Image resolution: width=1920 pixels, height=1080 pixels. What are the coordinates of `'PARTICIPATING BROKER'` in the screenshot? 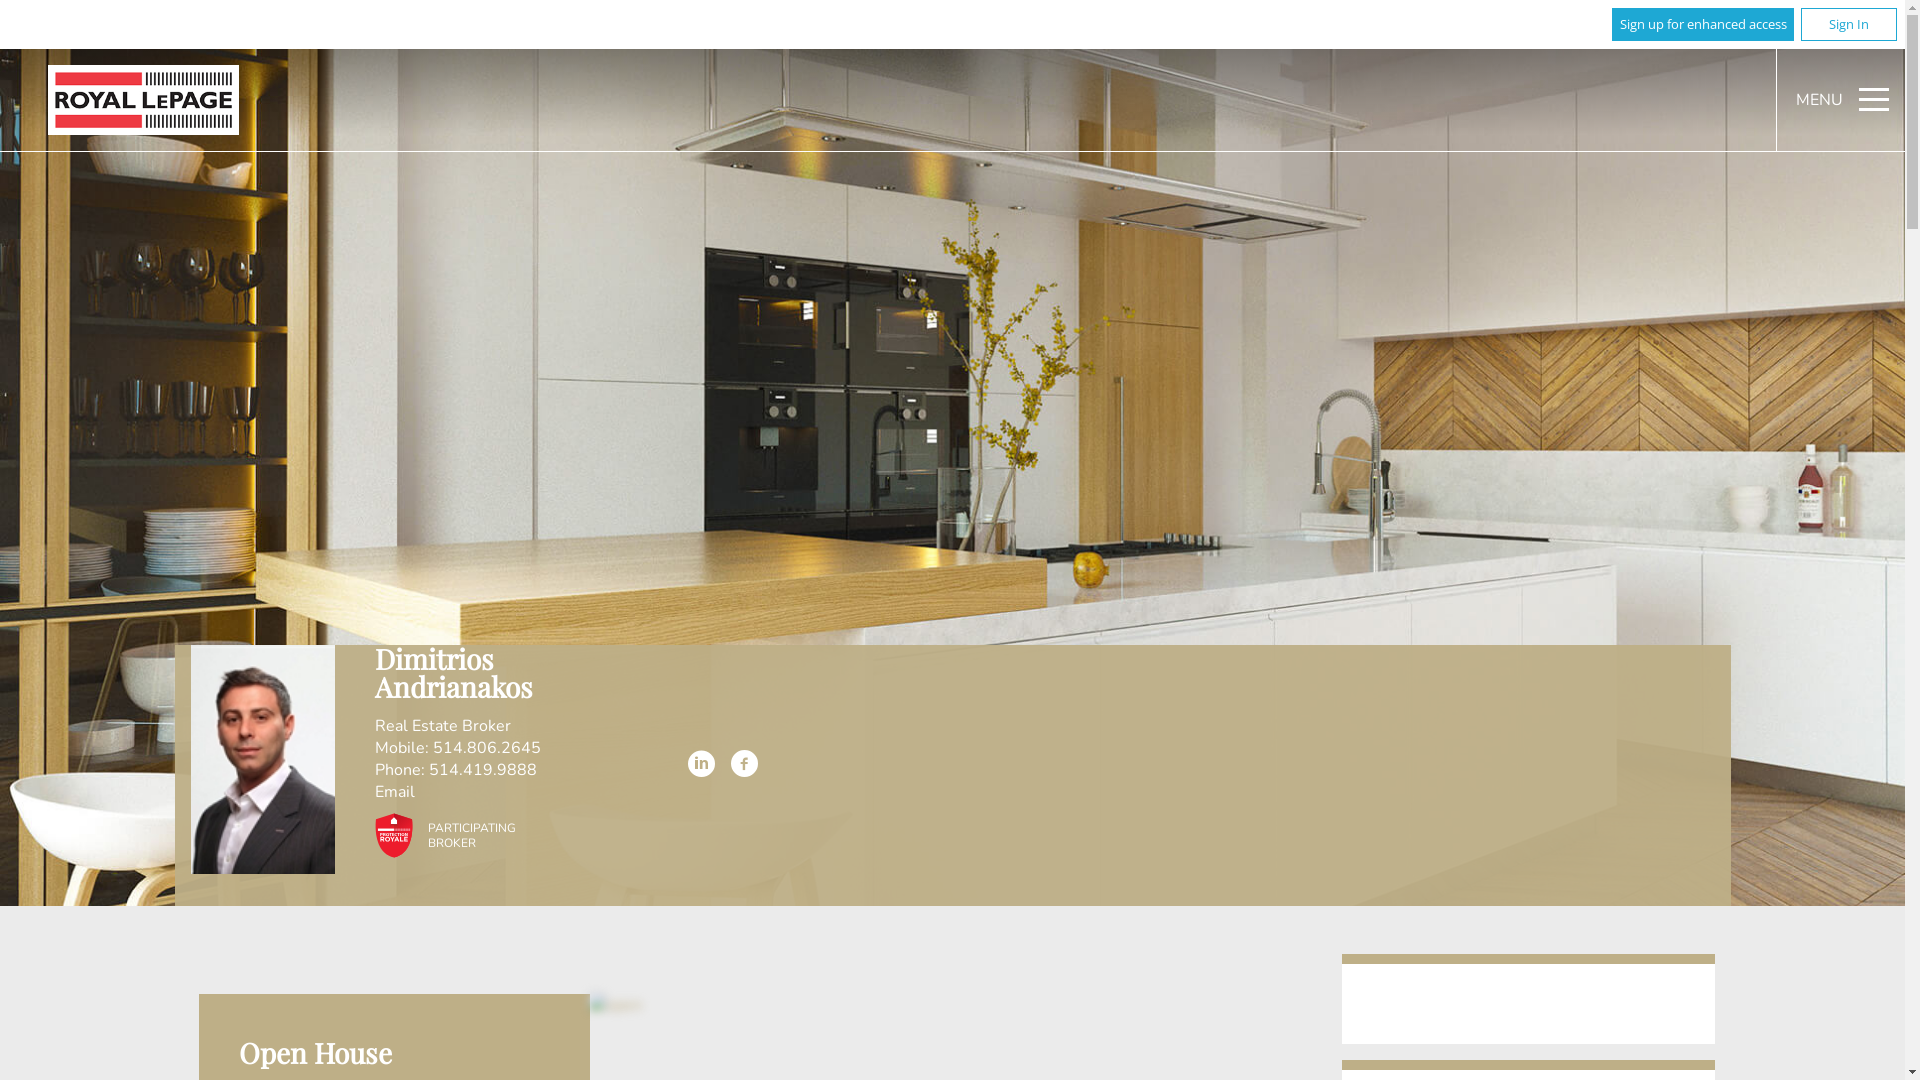 It's located at (438, 833).